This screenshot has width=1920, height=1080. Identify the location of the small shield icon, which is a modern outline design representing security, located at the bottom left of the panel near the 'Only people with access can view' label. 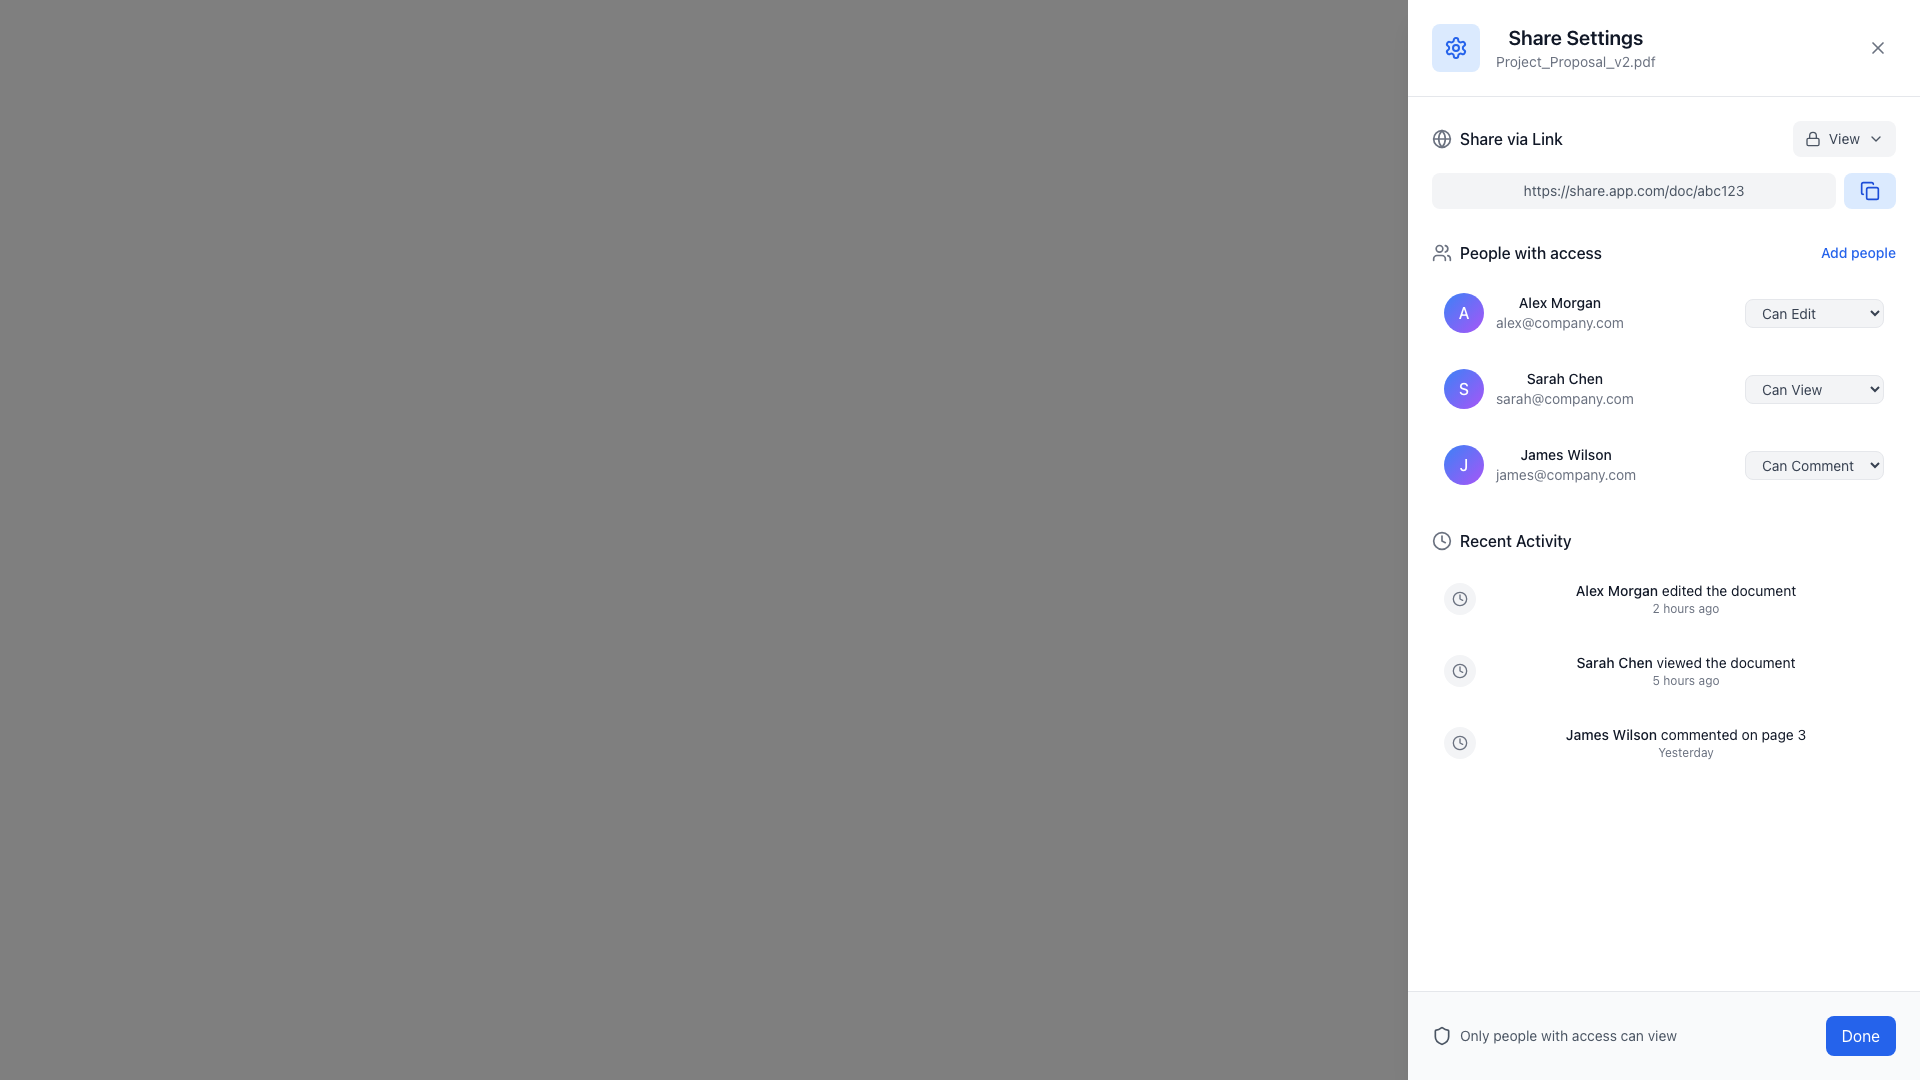
(1441, 1035).